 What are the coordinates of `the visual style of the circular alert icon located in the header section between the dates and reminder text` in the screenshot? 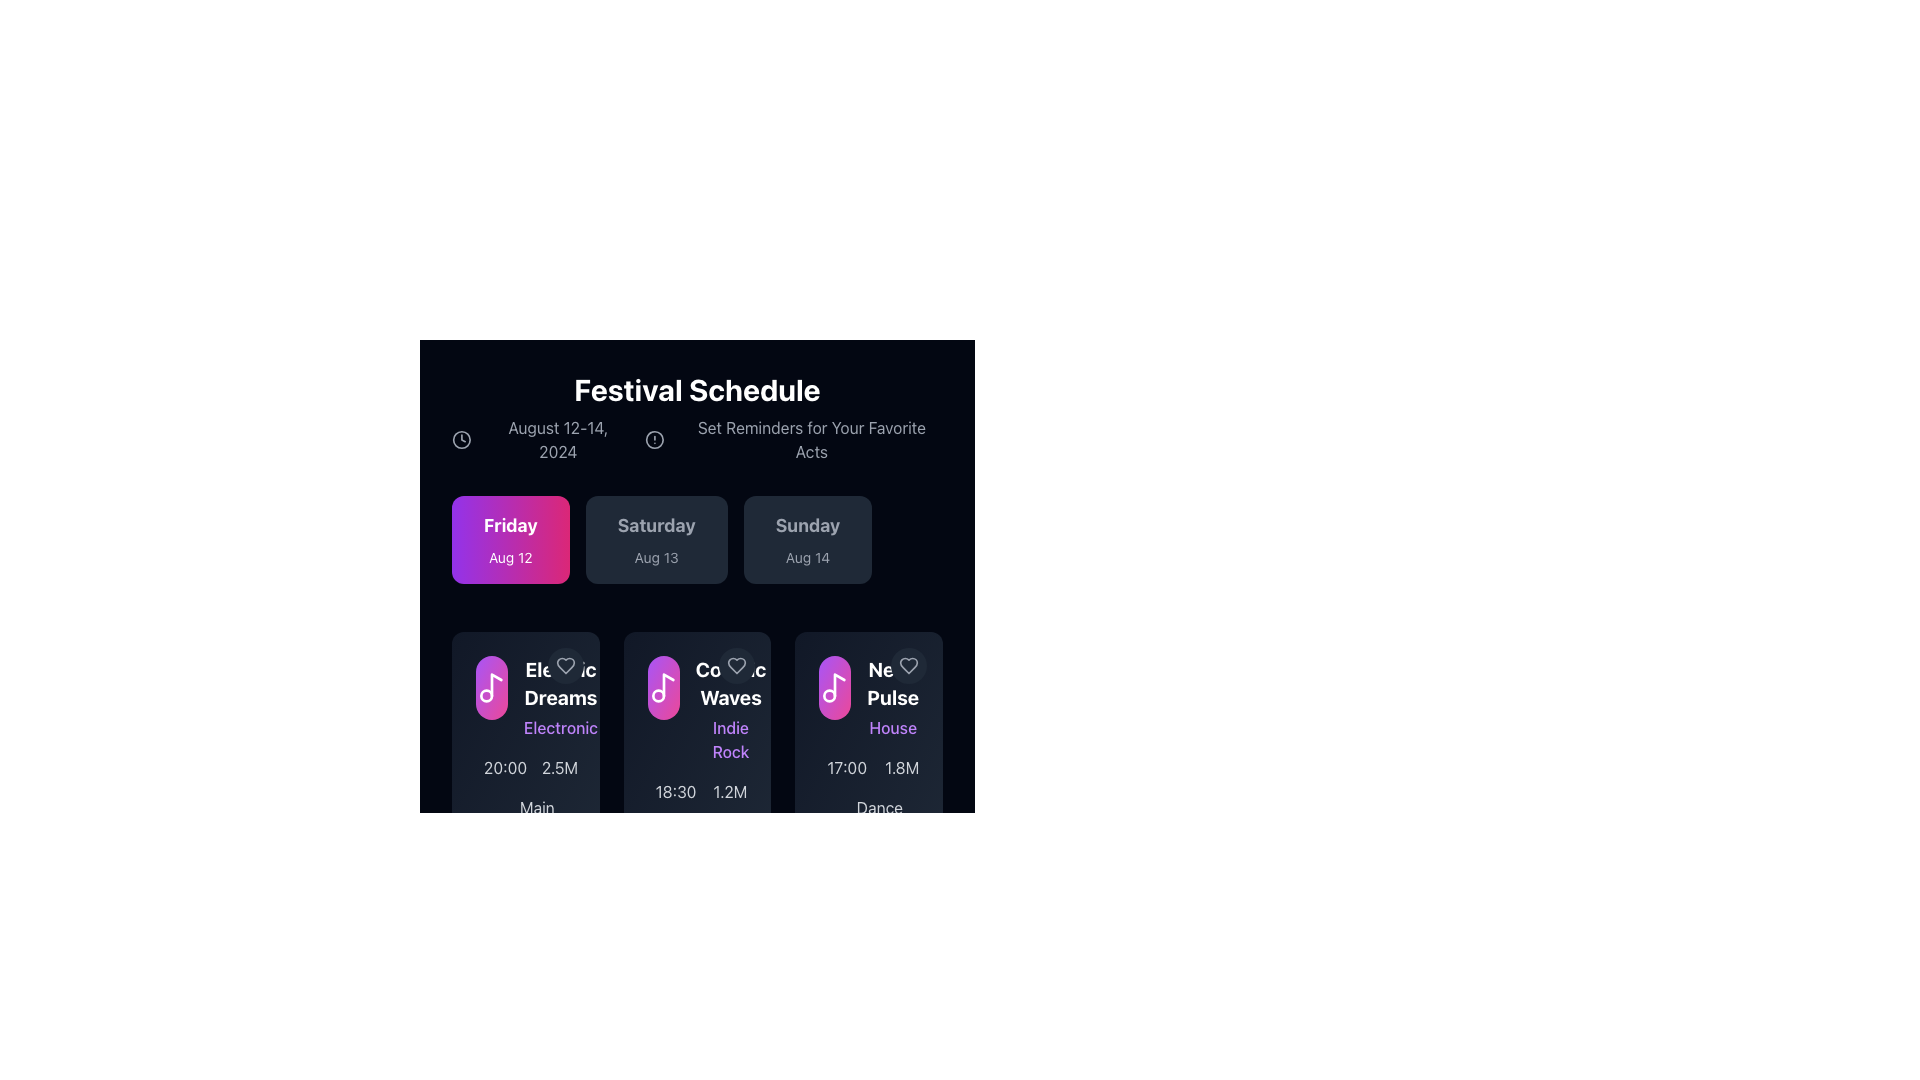 It's located at (654, 438).